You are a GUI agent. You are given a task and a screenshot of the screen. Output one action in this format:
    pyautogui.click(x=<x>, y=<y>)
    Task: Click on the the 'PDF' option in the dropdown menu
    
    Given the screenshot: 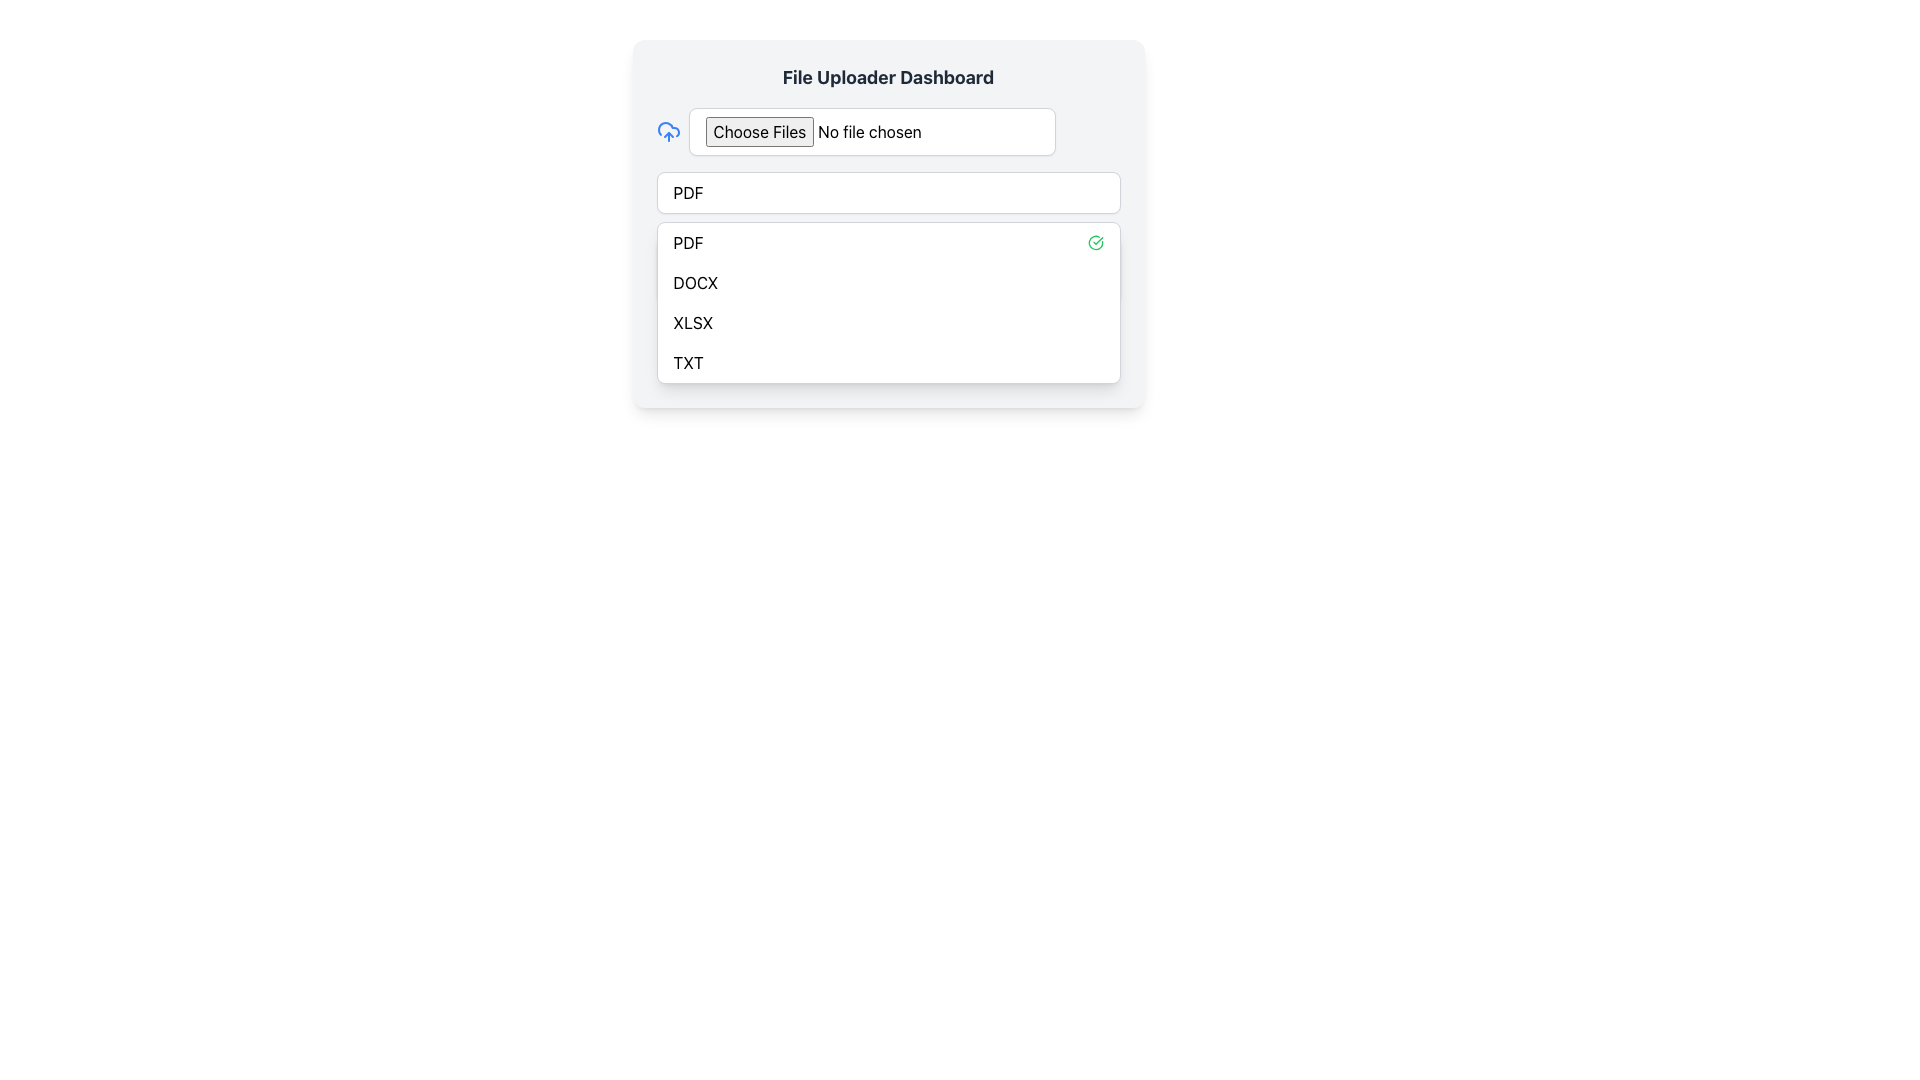 What is the action you would take?
    pyautogui.click(x=887, y=242)
    